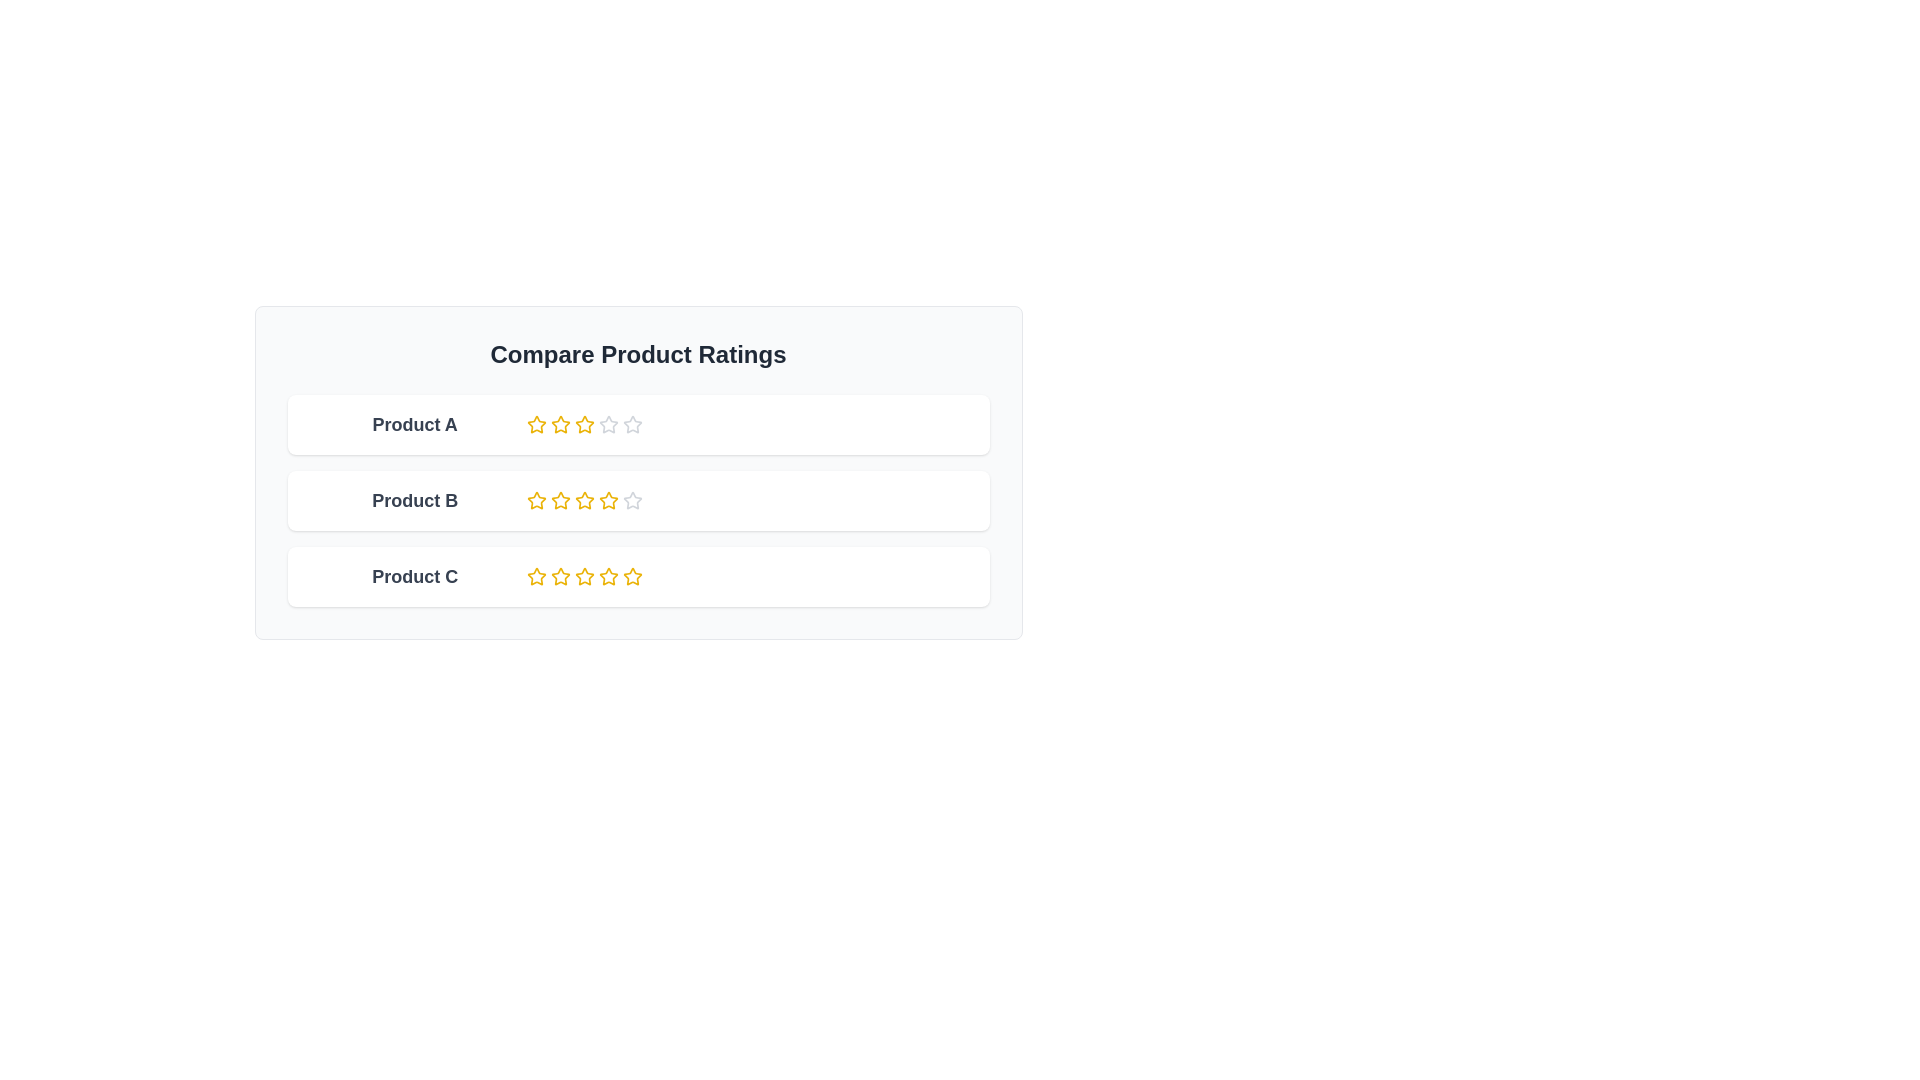 Image resolution: width=1920 pixels, height=1080 pixels. What do you see at coordinates (607, 499) in the screenshot?
I see `the third star` at bounding box center [607, 499].